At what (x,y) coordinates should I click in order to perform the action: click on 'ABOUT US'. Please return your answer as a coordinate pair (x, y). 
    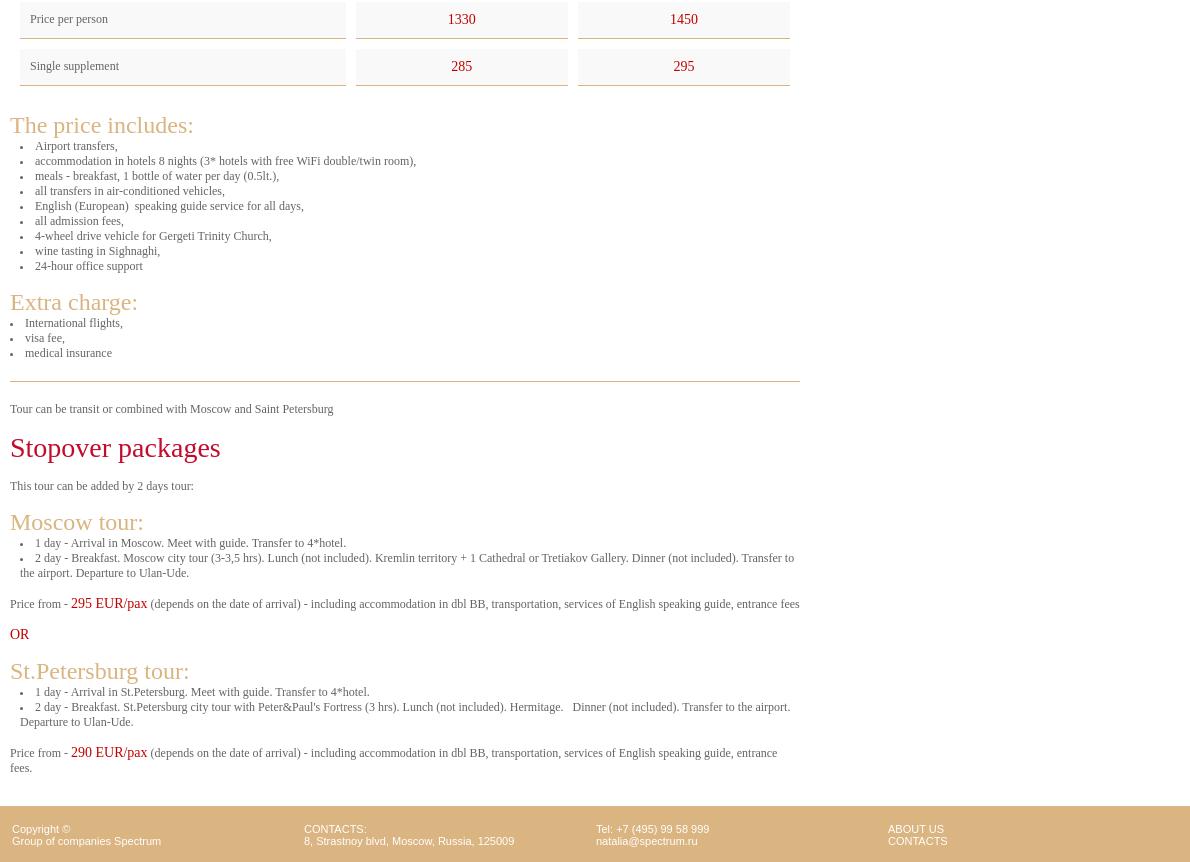
    Looking at the image, I should click on (915, 827).